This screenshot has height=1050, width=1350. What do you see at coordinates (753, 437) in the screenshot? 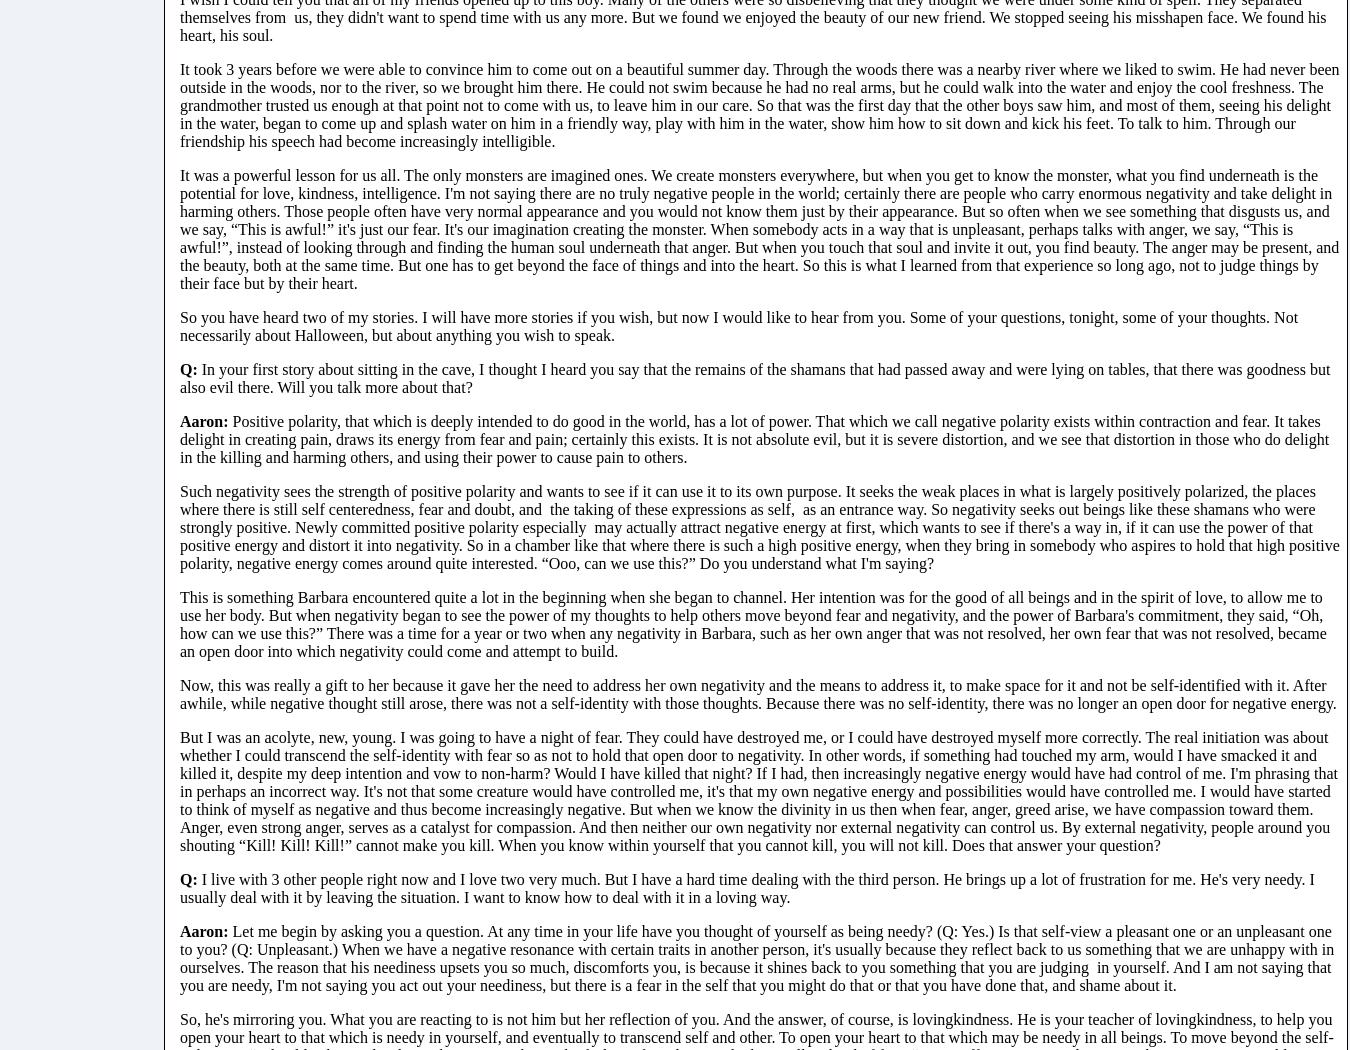
I see `'Positive polarity, that which is deeply intended to do good in the world, has a lot of power. That which we call negative polarity exists within contraction and fear. It takes delight in creating pain, draws its energy from fear and pain; certainly this exists. It is not absolute evil, but it is severe distortion, and we see that distortion in those who do delight in the killing and harming others, and using their power to cause pain to others.'` at bounding box center [753, 437].